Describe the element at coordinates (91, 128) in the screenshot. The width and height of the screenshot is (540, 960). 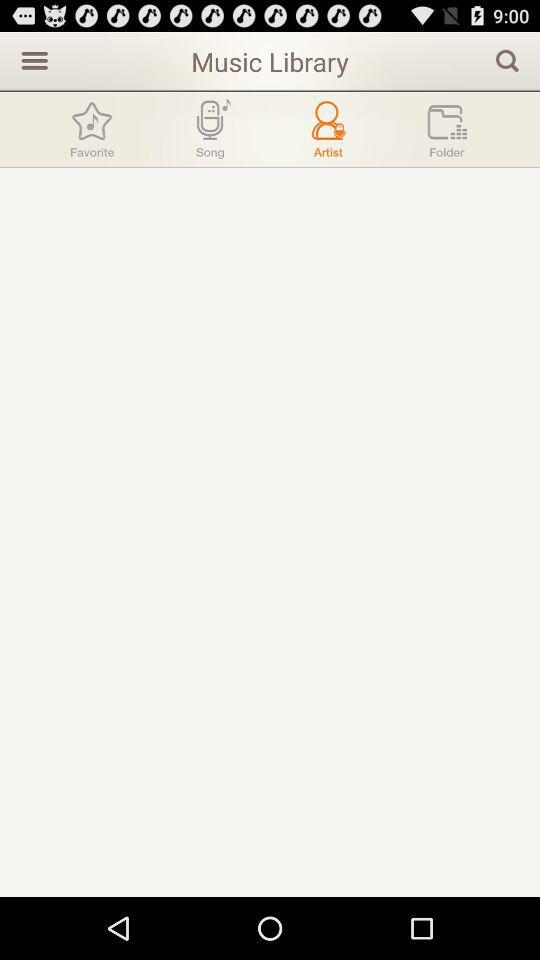
I see `favorite` at that location.